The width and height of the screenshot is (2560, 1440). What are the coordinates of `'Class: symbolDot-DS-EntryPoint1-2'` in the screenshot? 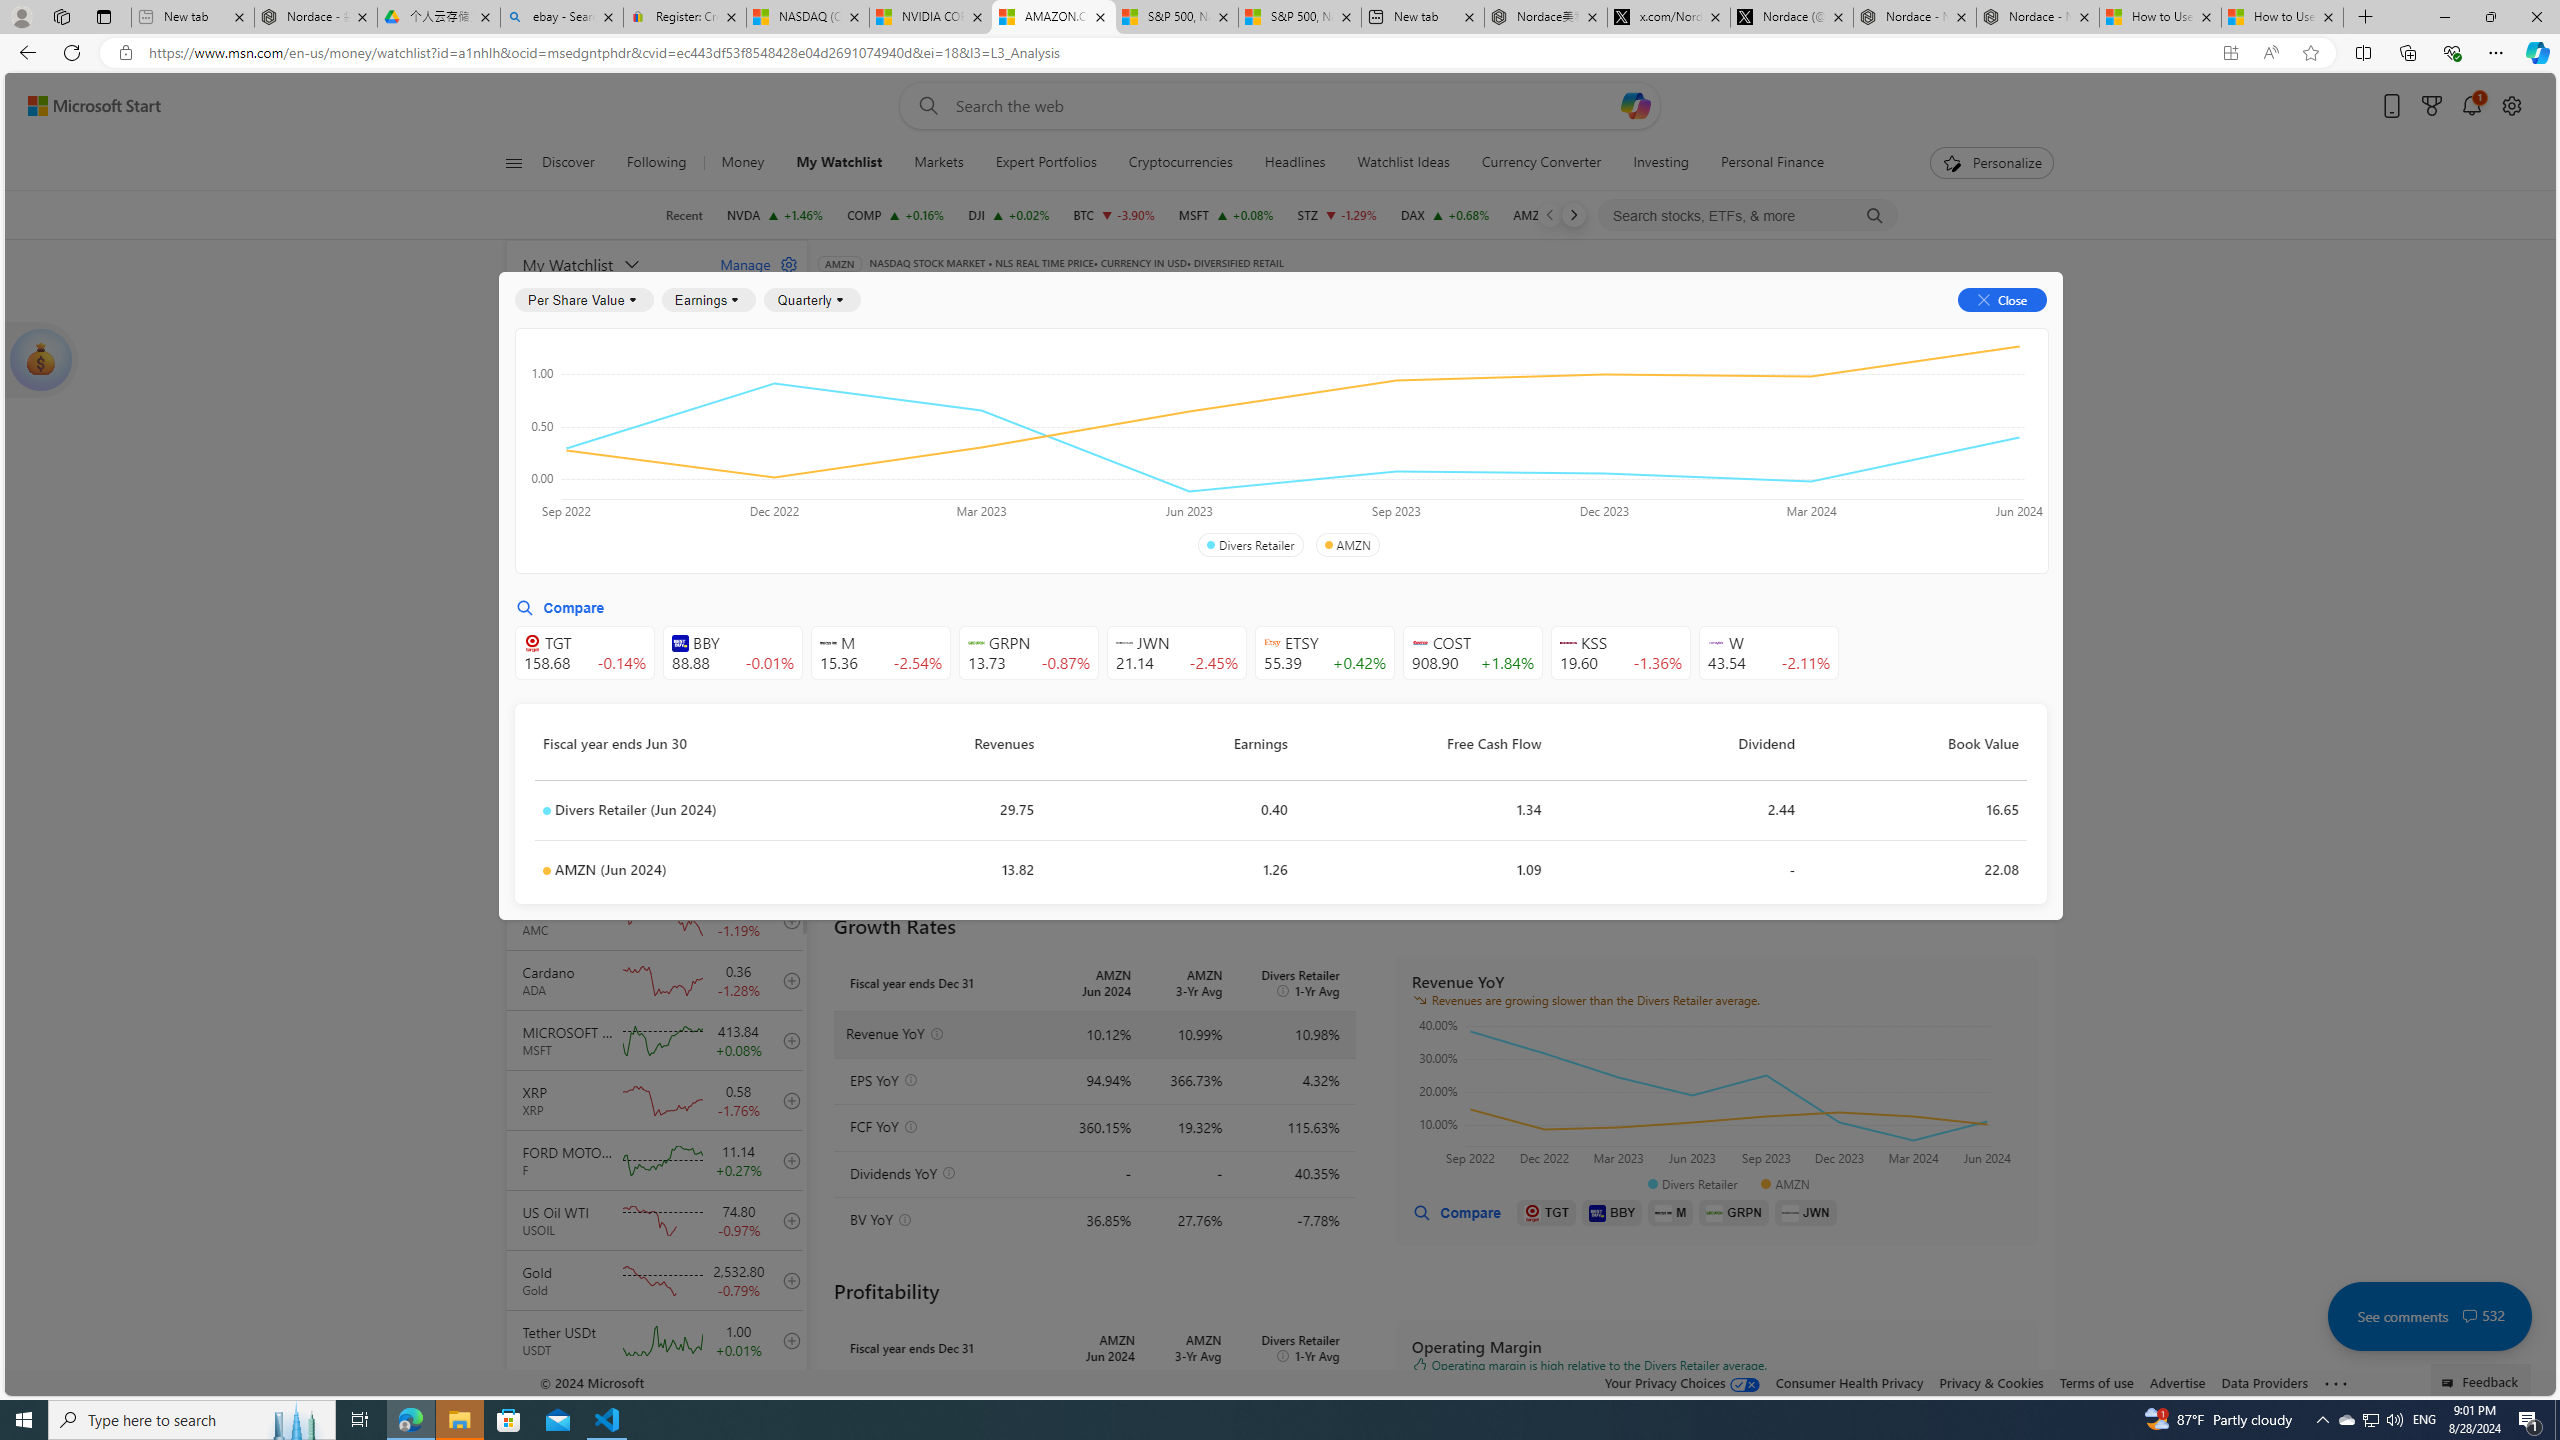 It's located at (546, 870).